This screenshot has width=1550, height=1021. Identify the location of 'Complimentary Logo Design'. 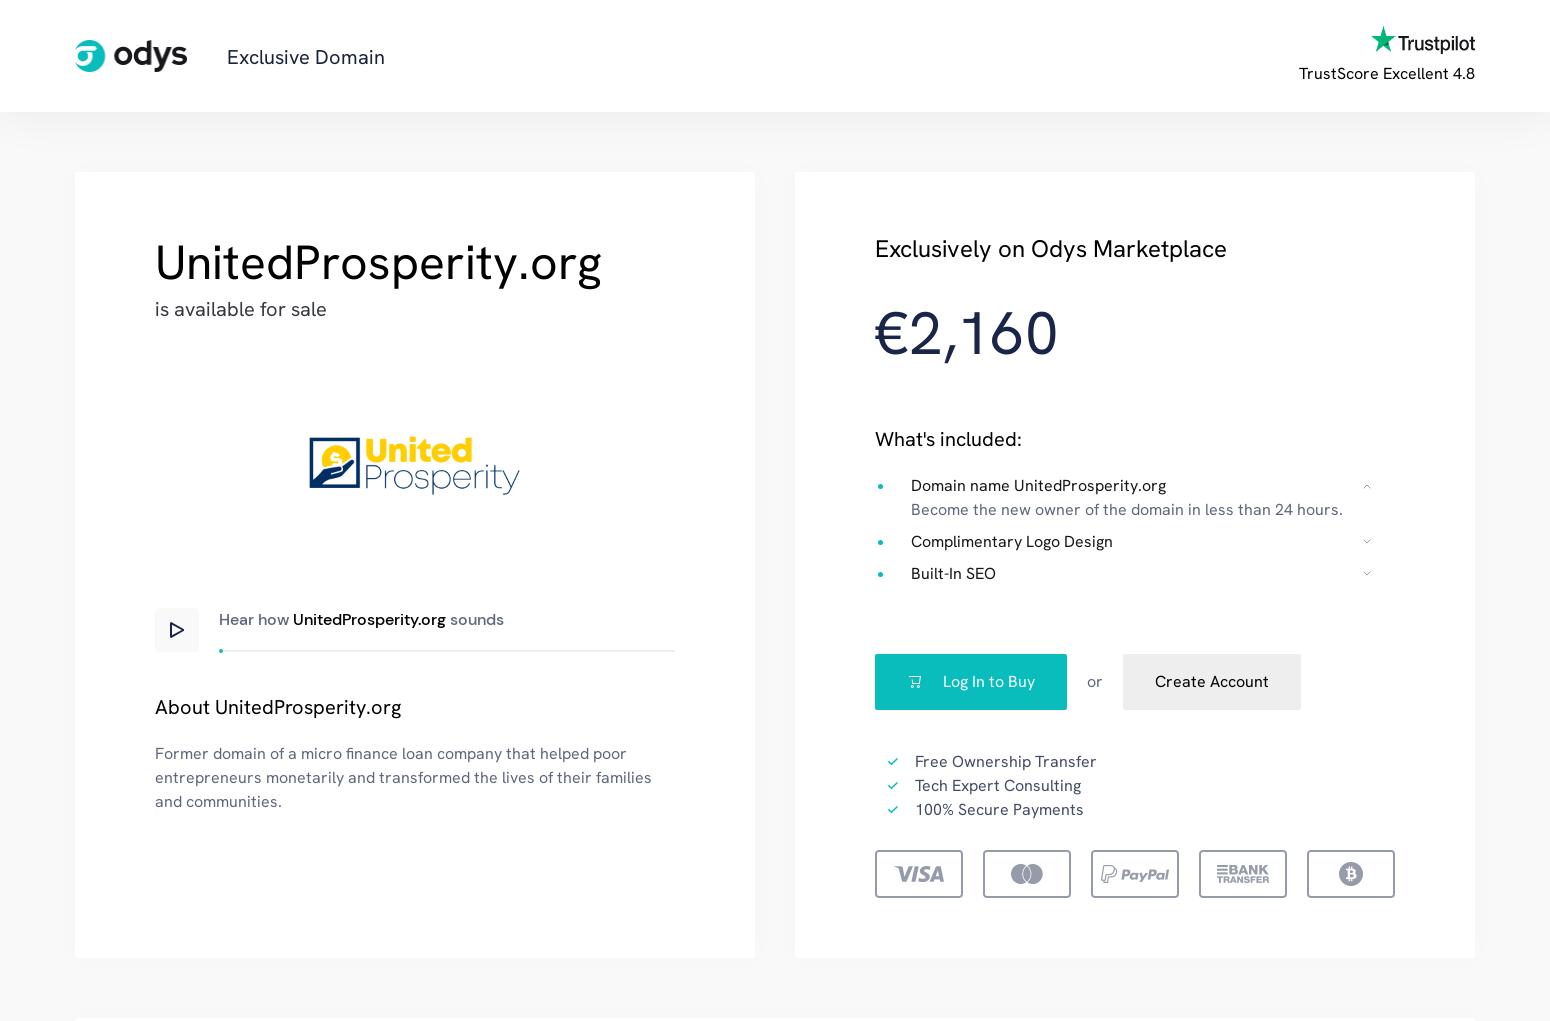
(1011, 540).